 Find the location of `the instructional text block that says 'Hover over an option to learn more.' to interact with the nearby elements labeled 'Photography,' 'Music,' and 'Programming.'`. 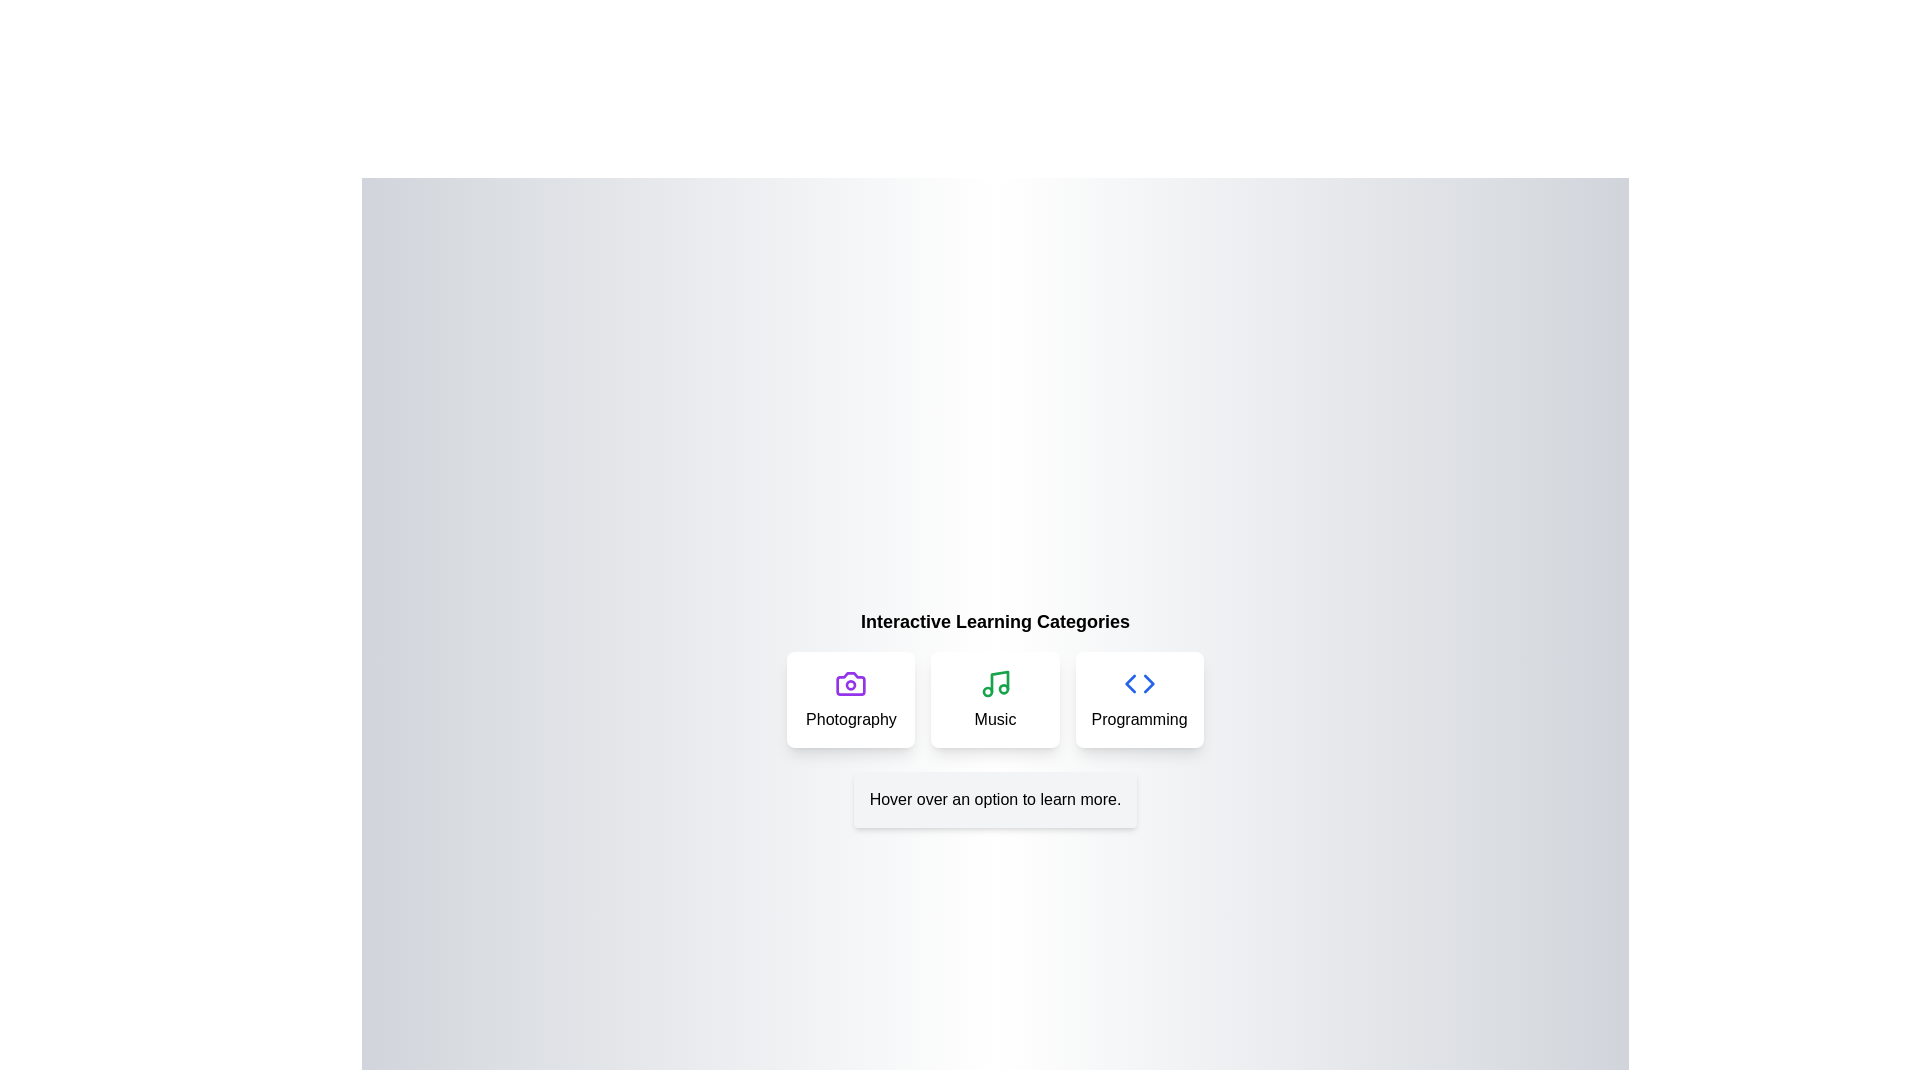

the instructional text block that says 'Hover over an option to learn more.' to interact with the nearby elements labeled 'Photography,' 'Music,' and 'Programming.' is located at coordinates (995, 798).